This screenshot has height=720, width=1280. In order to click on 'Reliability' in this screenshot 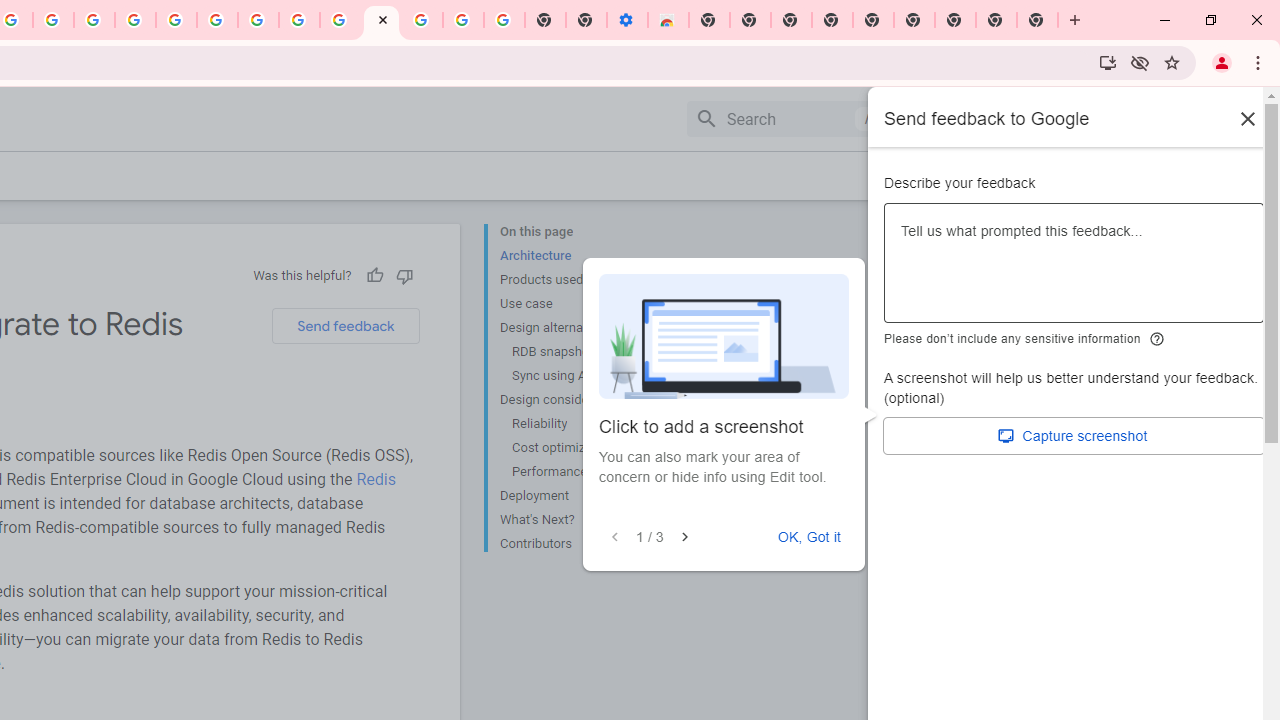, I will do `click(585, 423)`.